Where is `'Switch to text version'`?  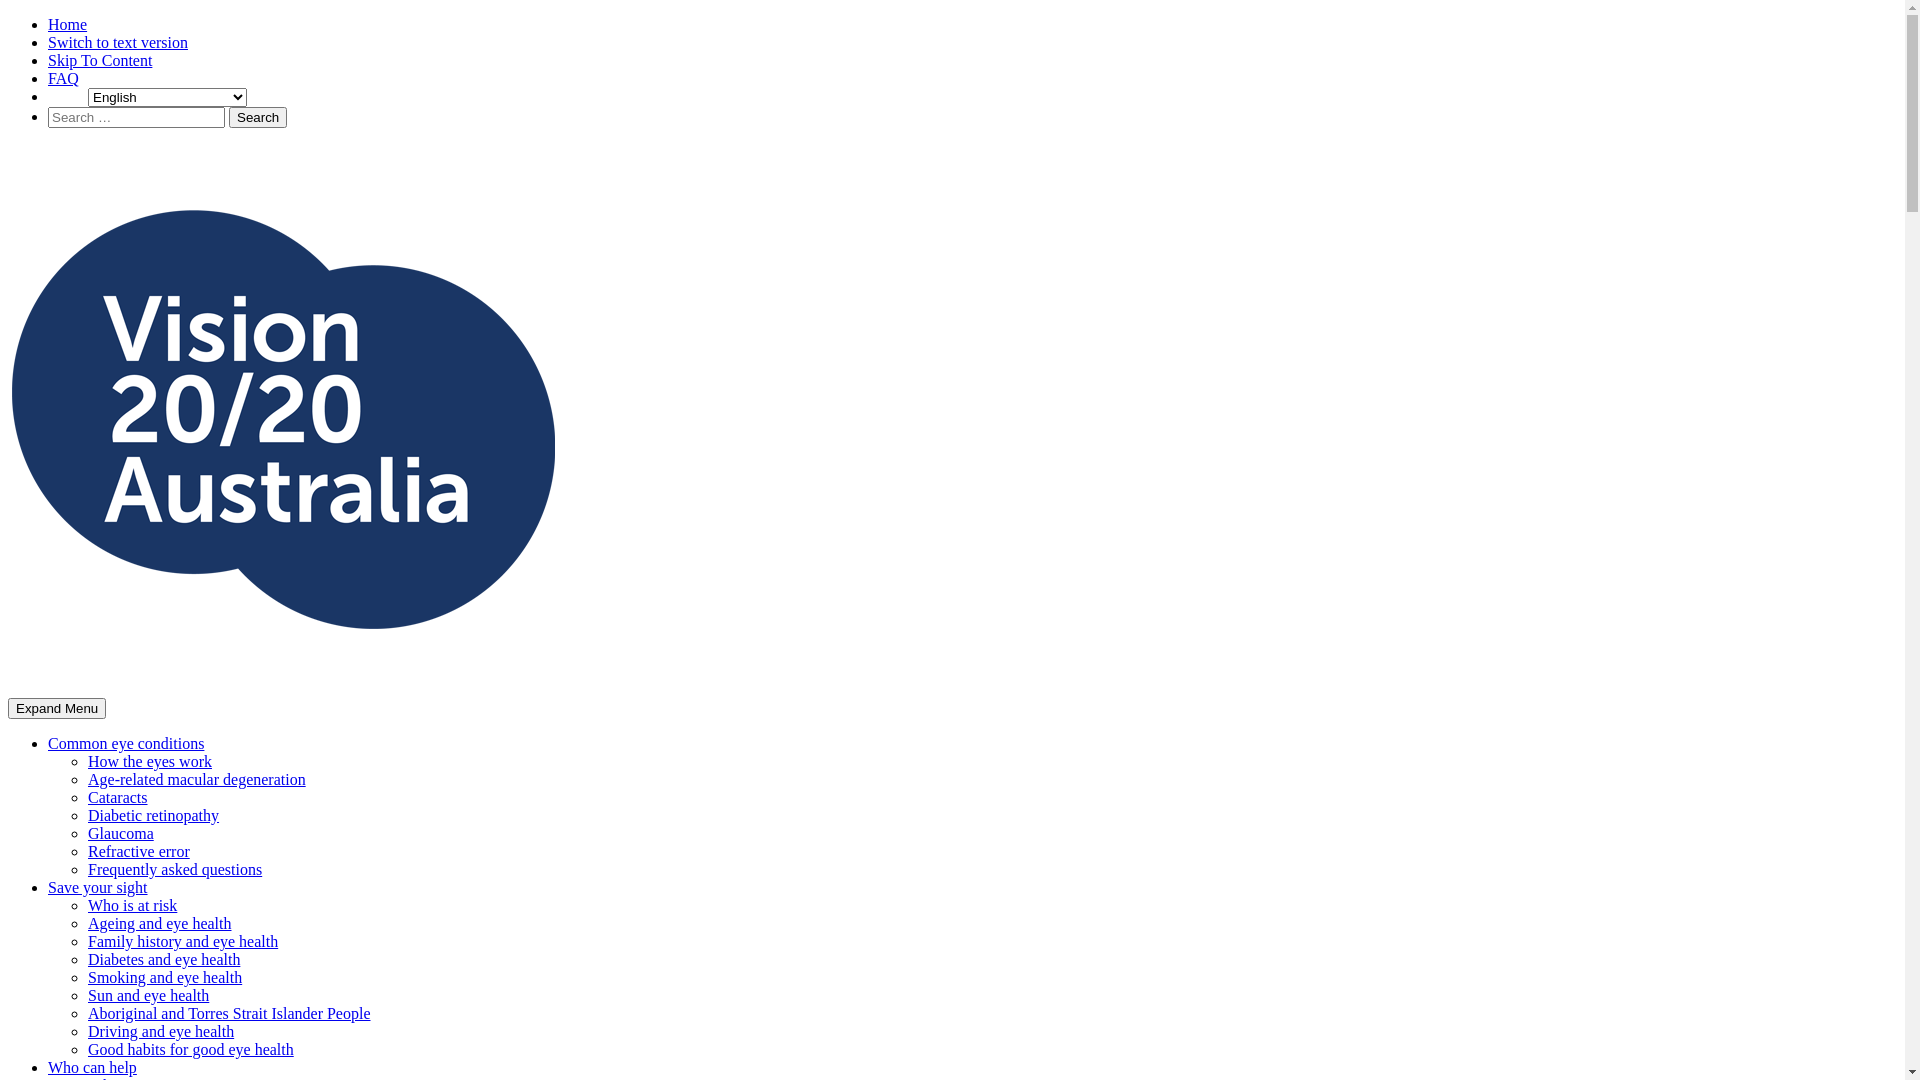 'Switch to text version' is located at coordinates (117, 42).